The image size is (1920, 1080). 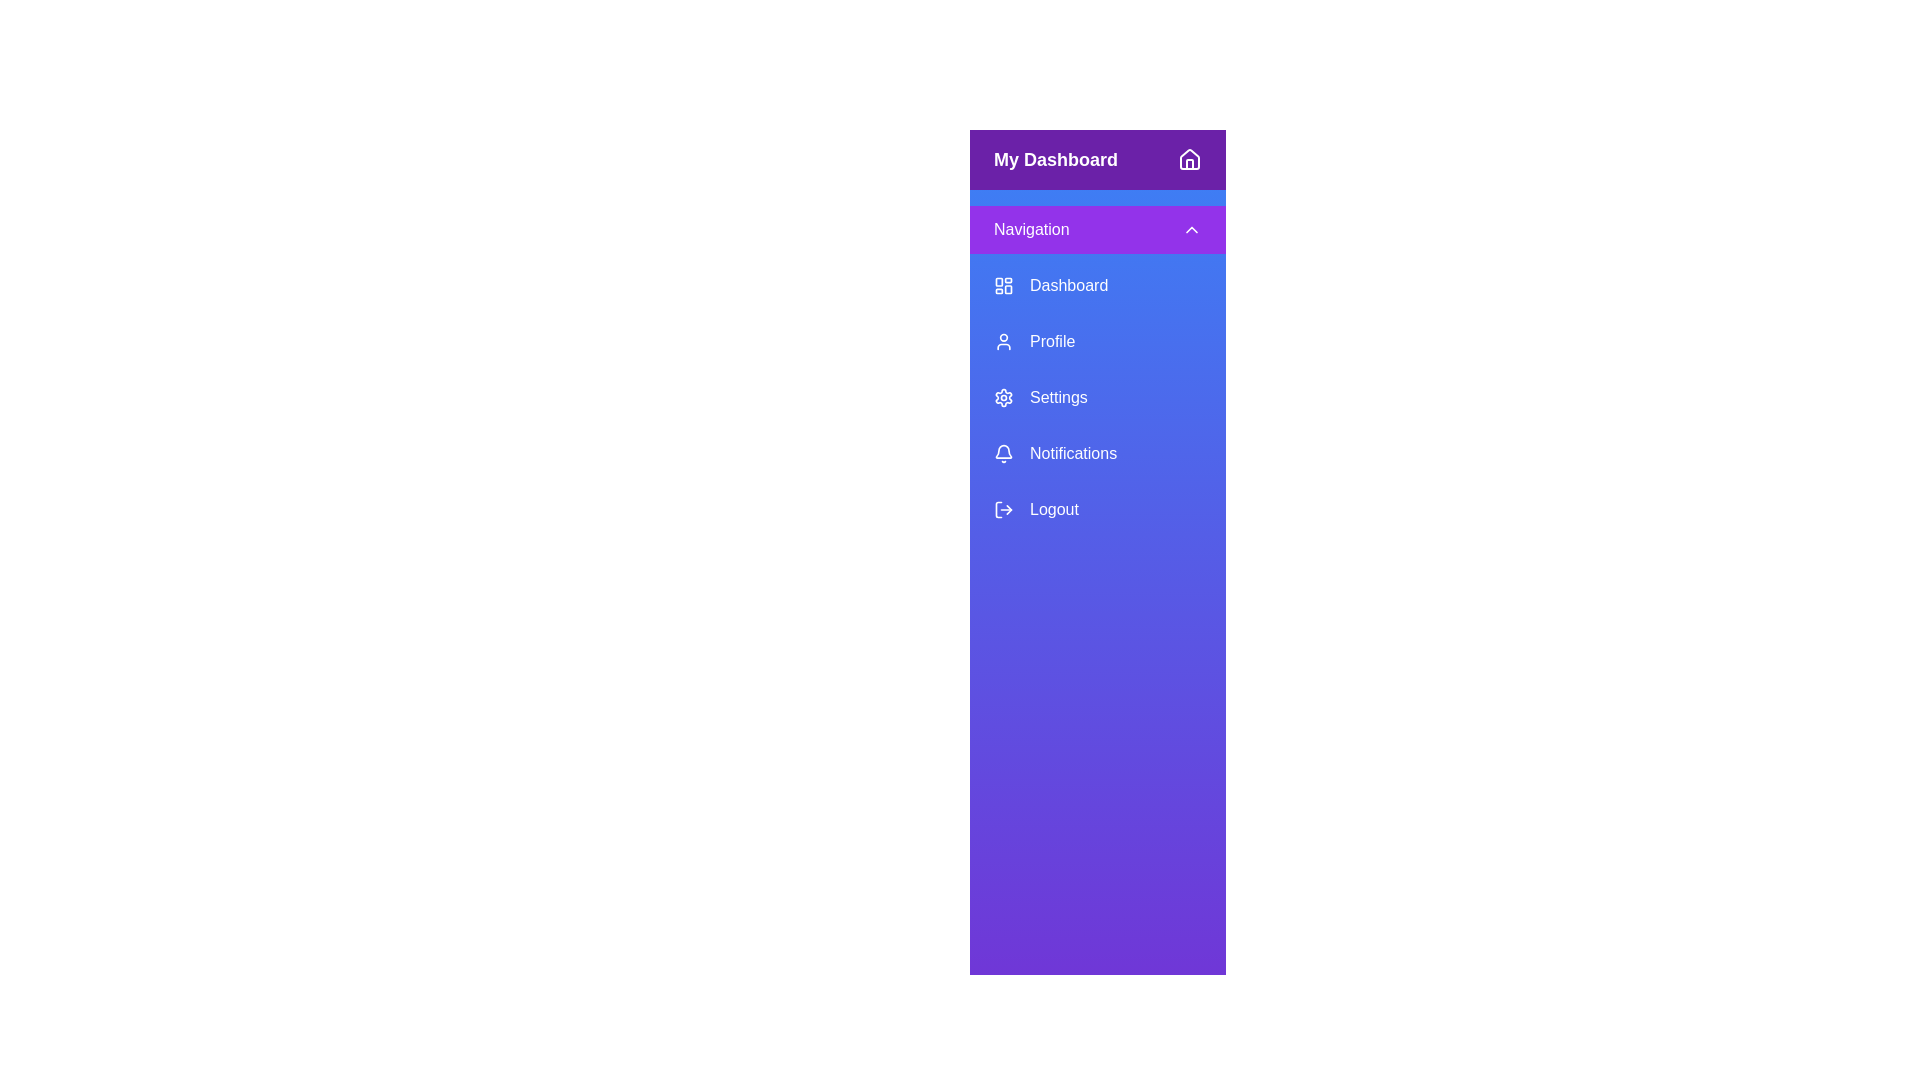 What do you see at coordinates (1097, 397) in the screenshot?
I see `the button-like navigation link for 'Settings' in the vertical navigation menu` at bounding box center [1097, 397].